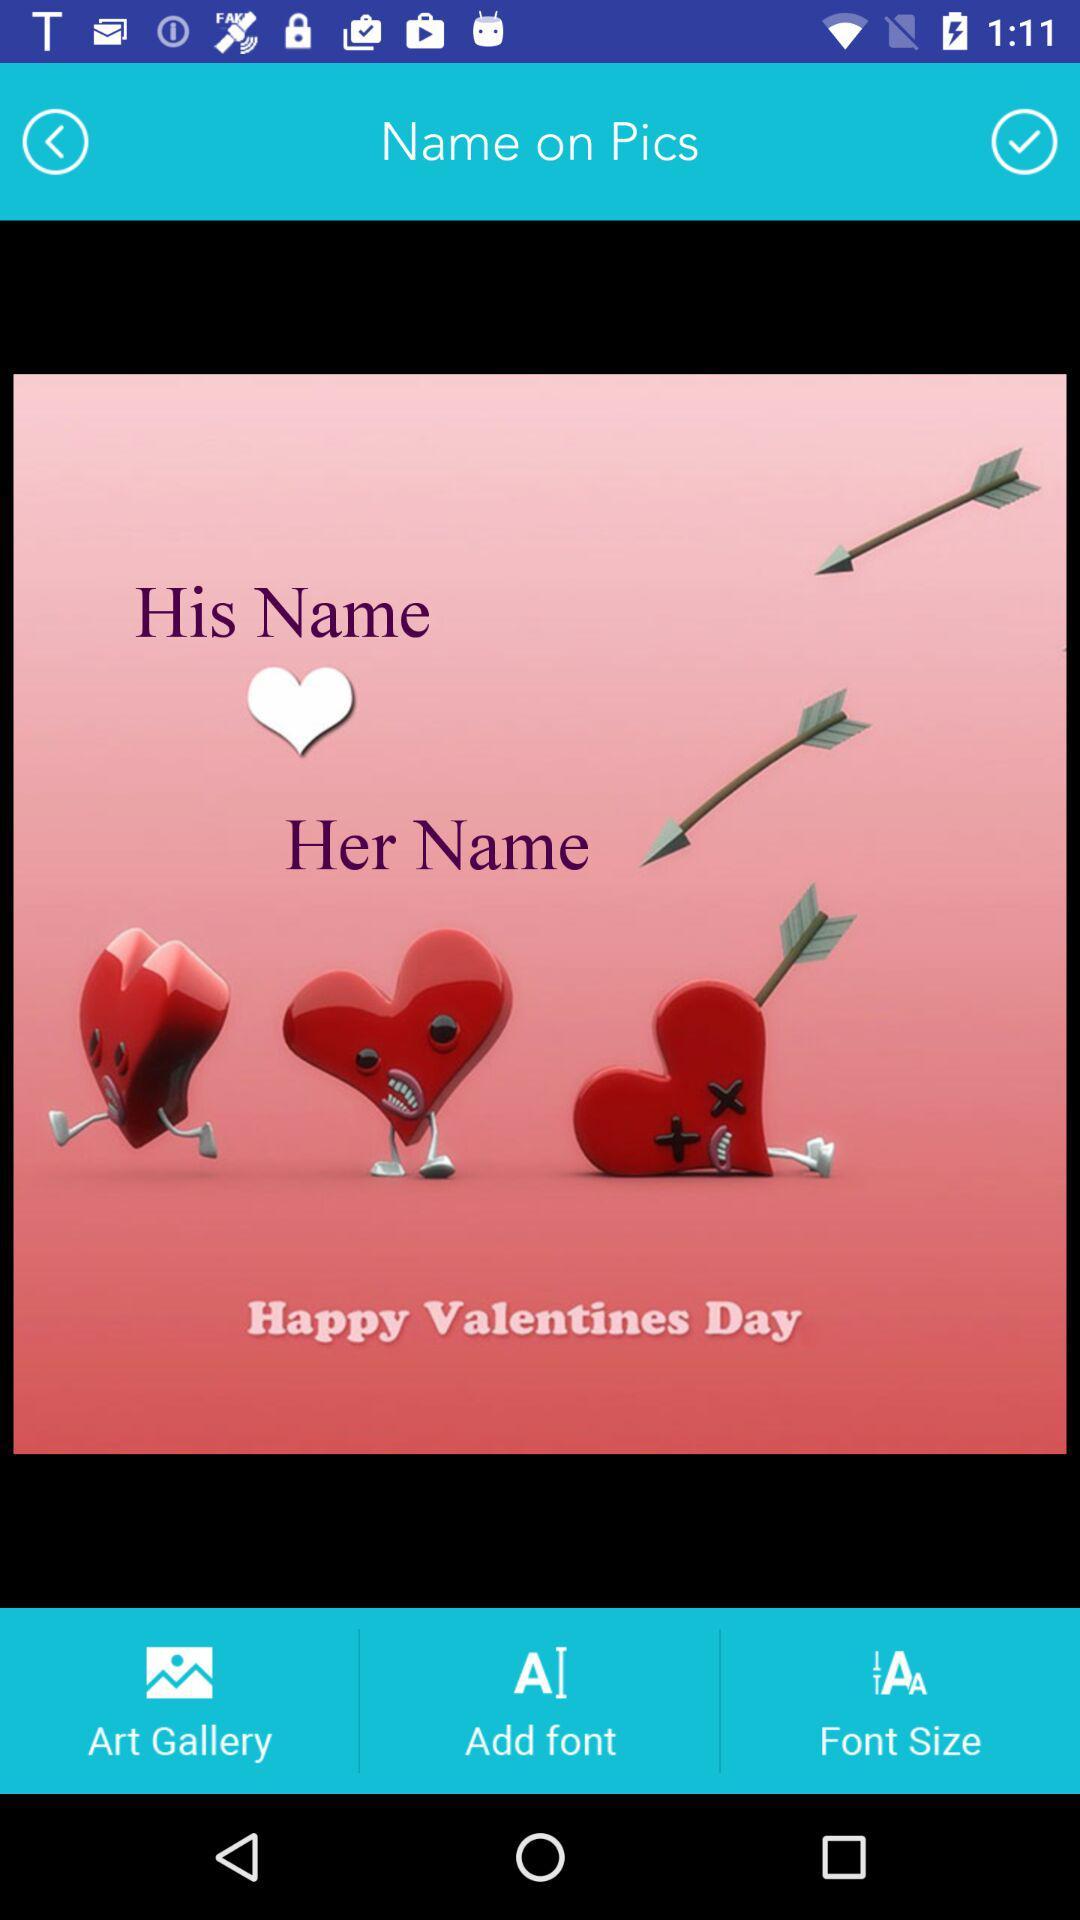 The width and height of the screenshot is (1080, 1920). Describe the element at coordinates (177, 1699) in the screenshot. I see `art gallery` at that location.